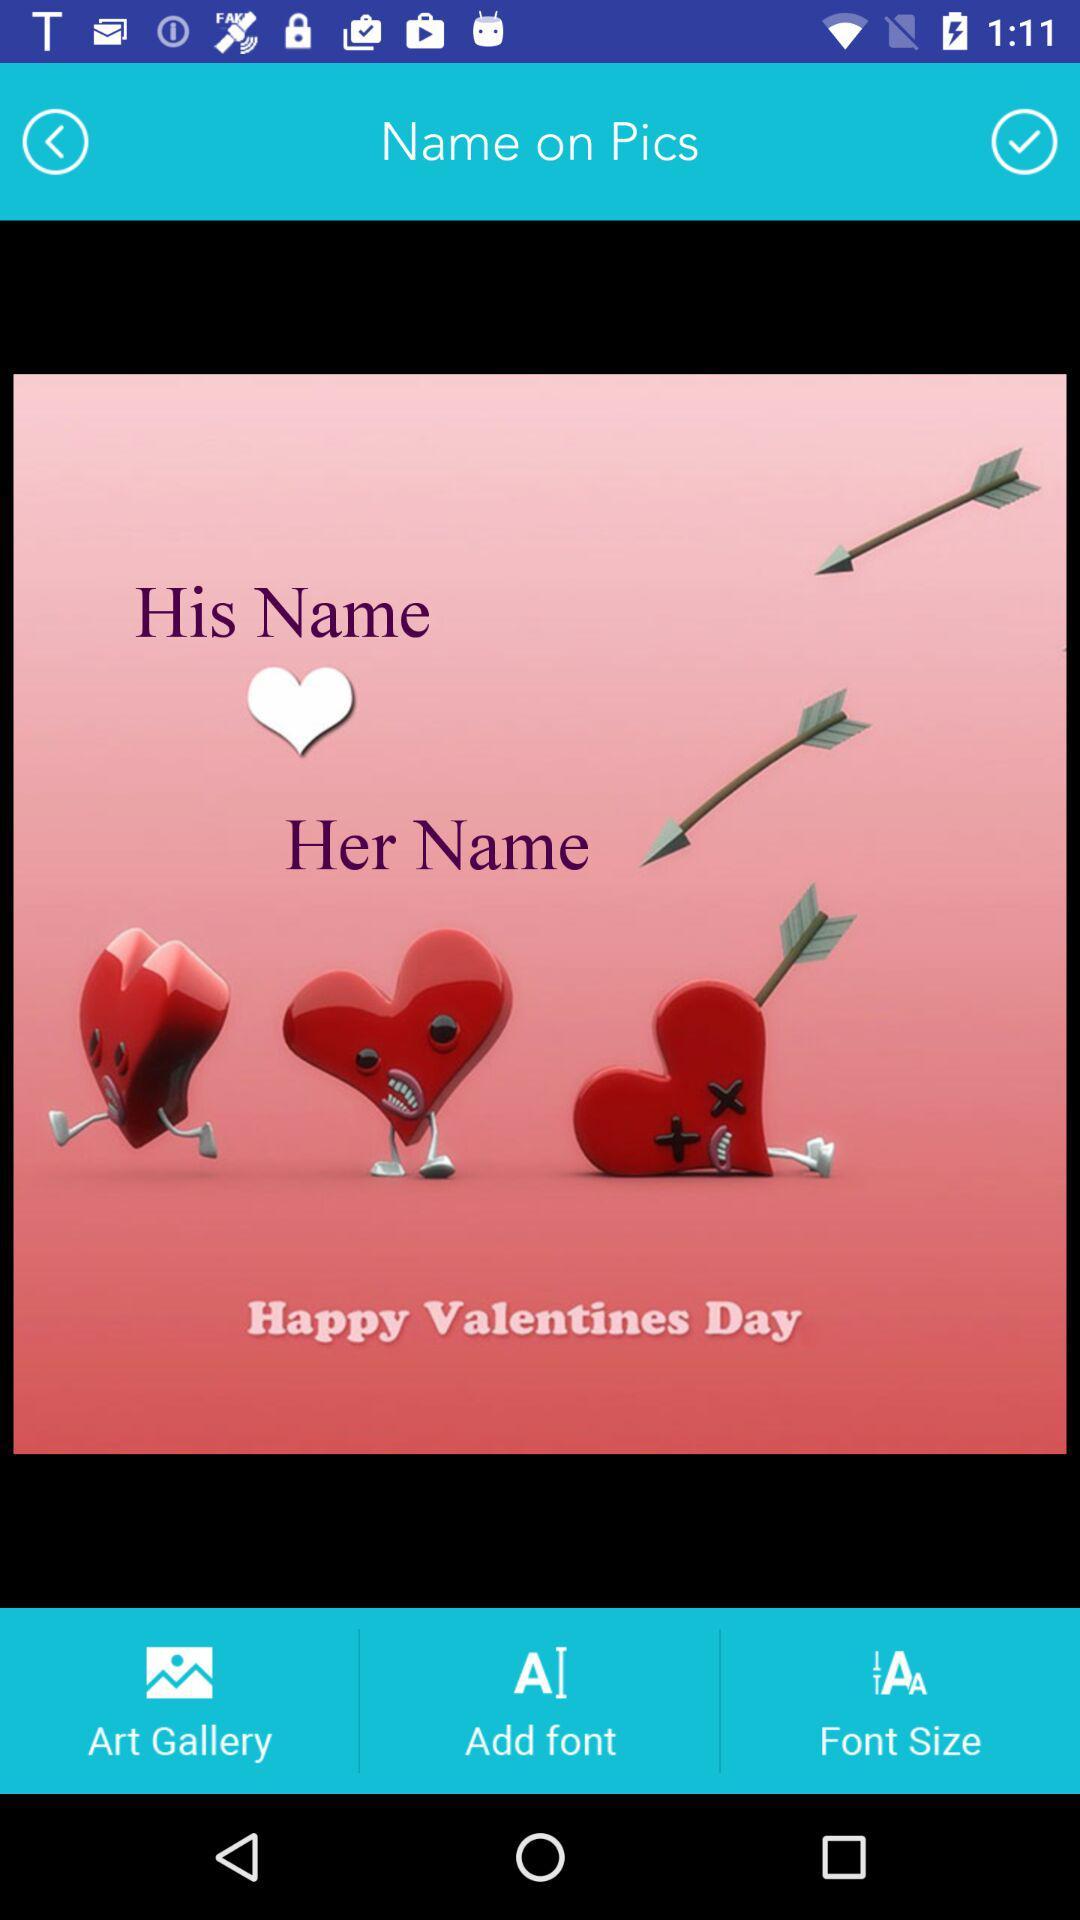 The width and height of the screenshot is (1080, 1920). Describe the element at coordinates (177, 1699) in the screenshot. I see `art gallery` at that location.